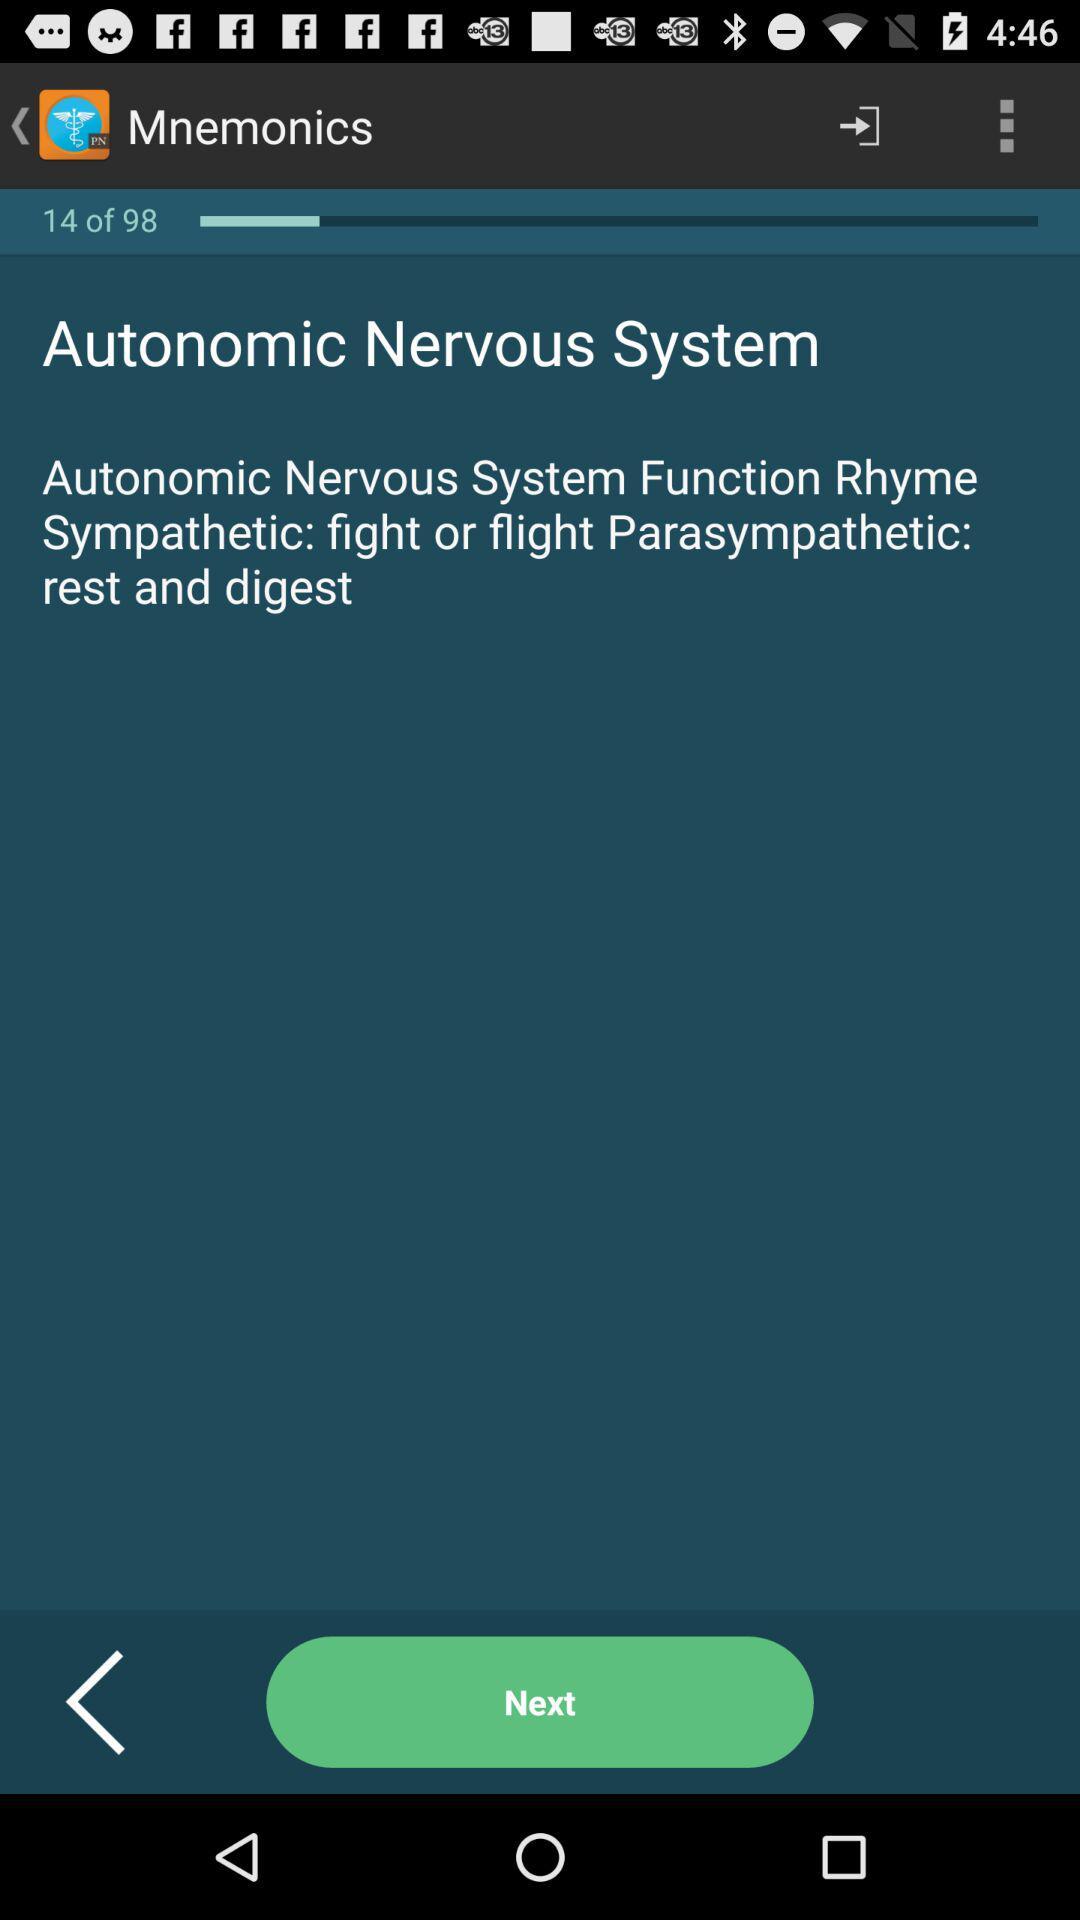 This screenshot has width=1080, height=1920. Describe the element at coordinates (858, 124) in the screenshot. I see `the icon to the right of the mnemonics` at that location.